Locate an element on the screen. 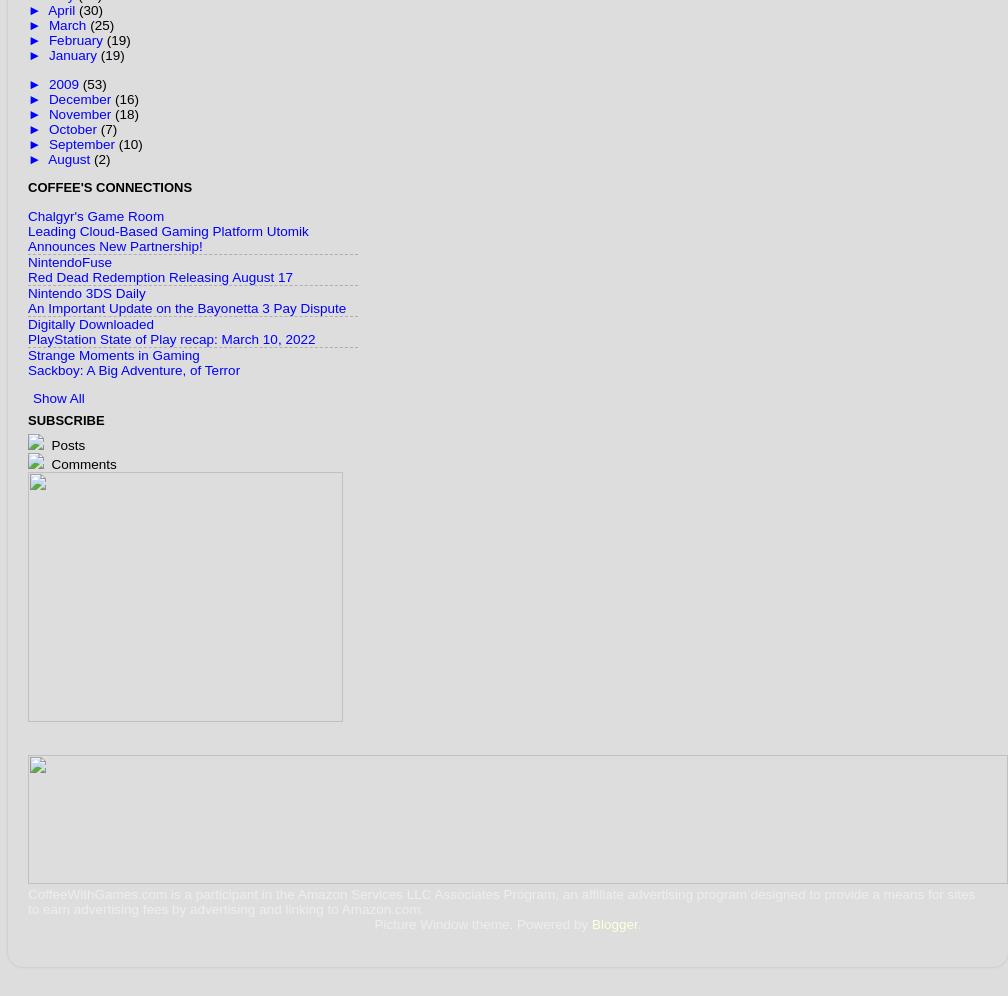  'Nintendo 3DS Daily' is located at coordinates (86, 291).